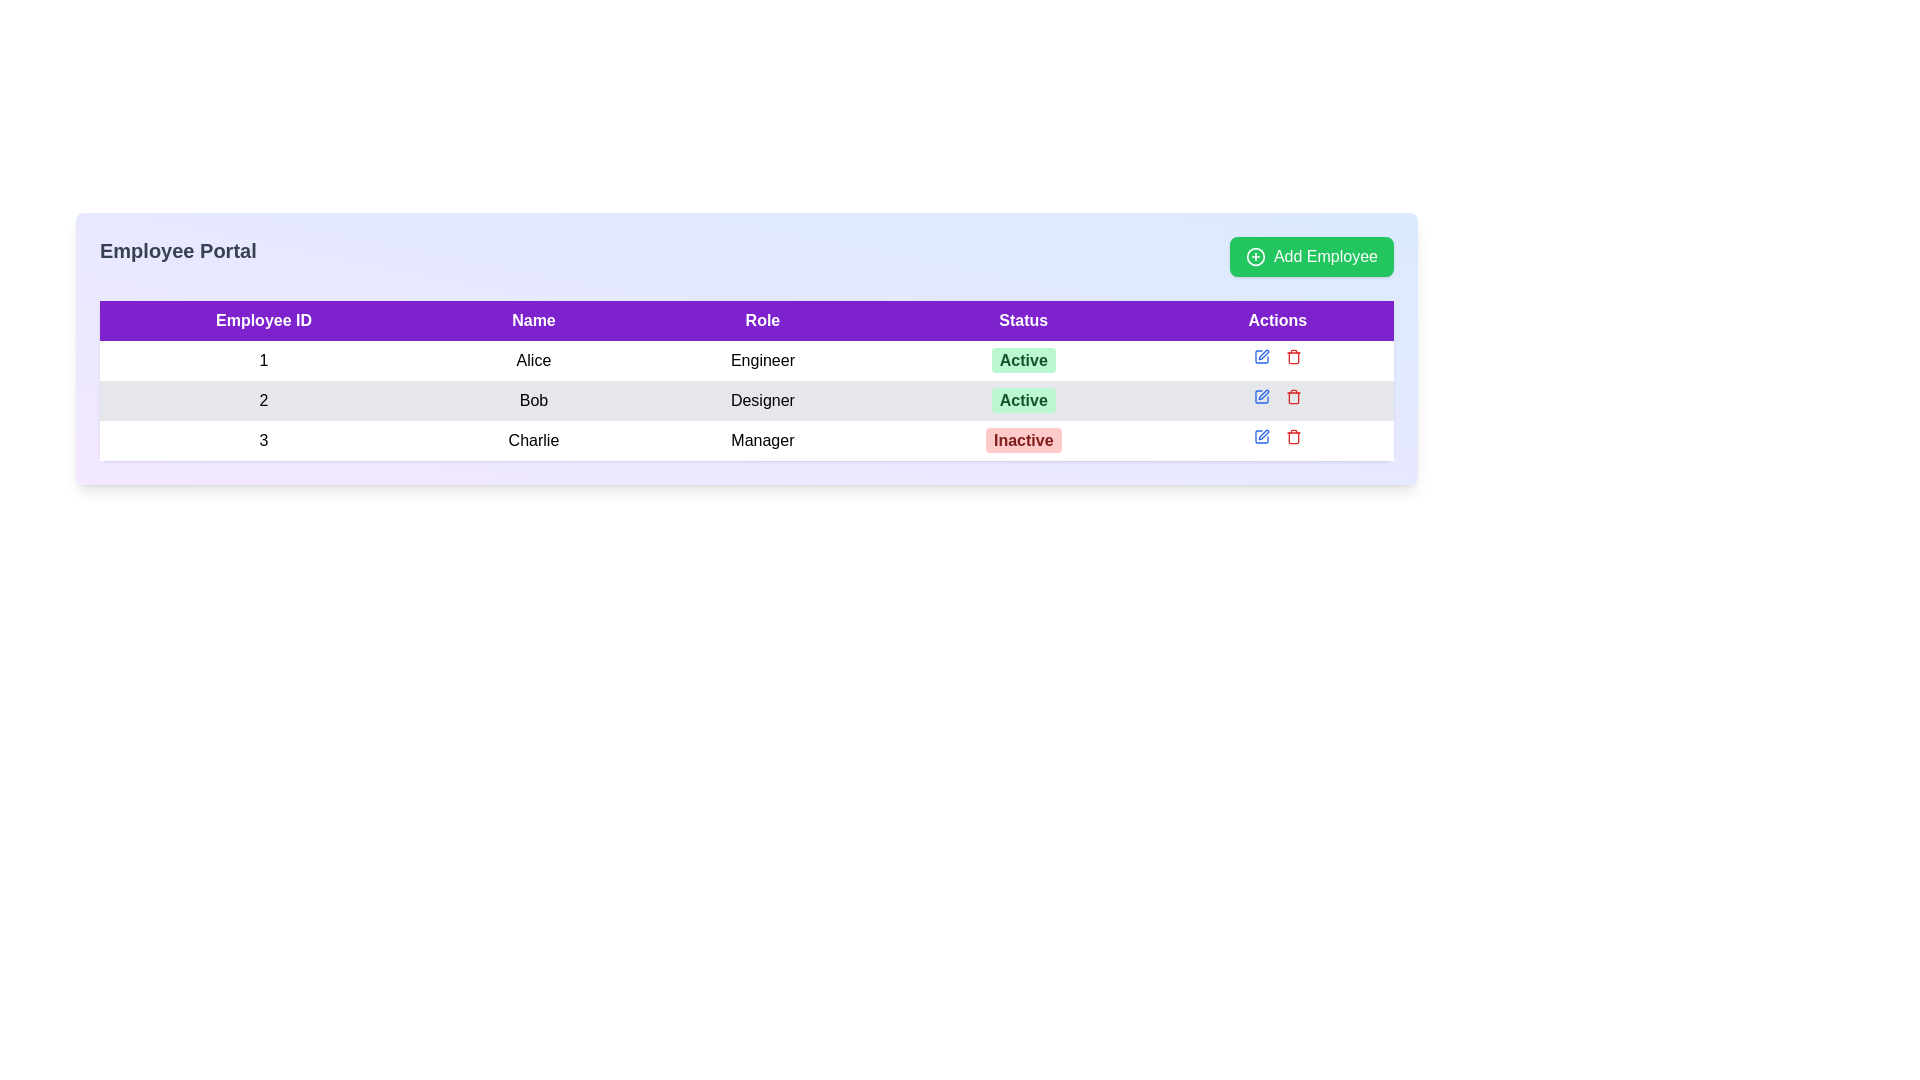 The width and height of the screenshot is (1920, 1080). Describe the element at coordinates (762, 319) in the screenshot. I see `the static textual label displaying 'Role', which is styled with white text on a purple background and is centrally located in the header row of the table` at that location.